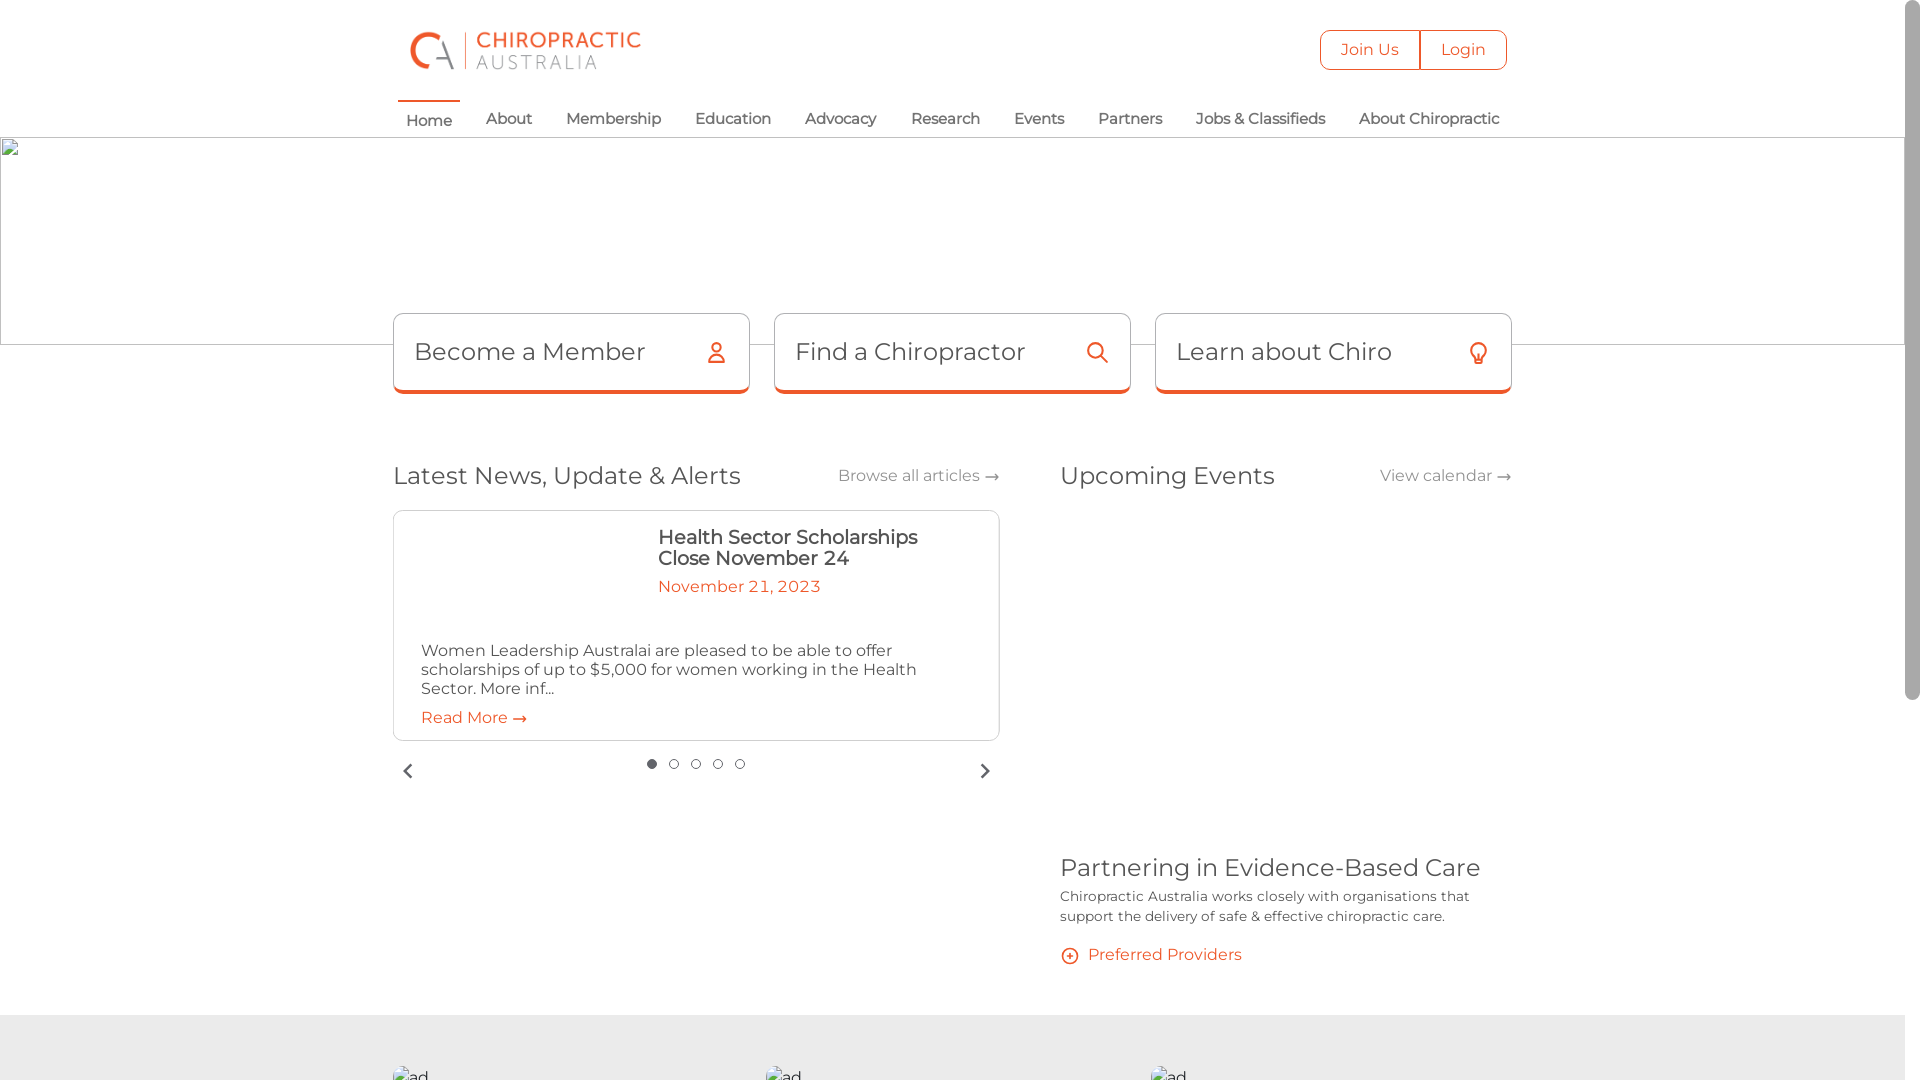  I want to click on 'Preferred Providers', so click(1151, 953).